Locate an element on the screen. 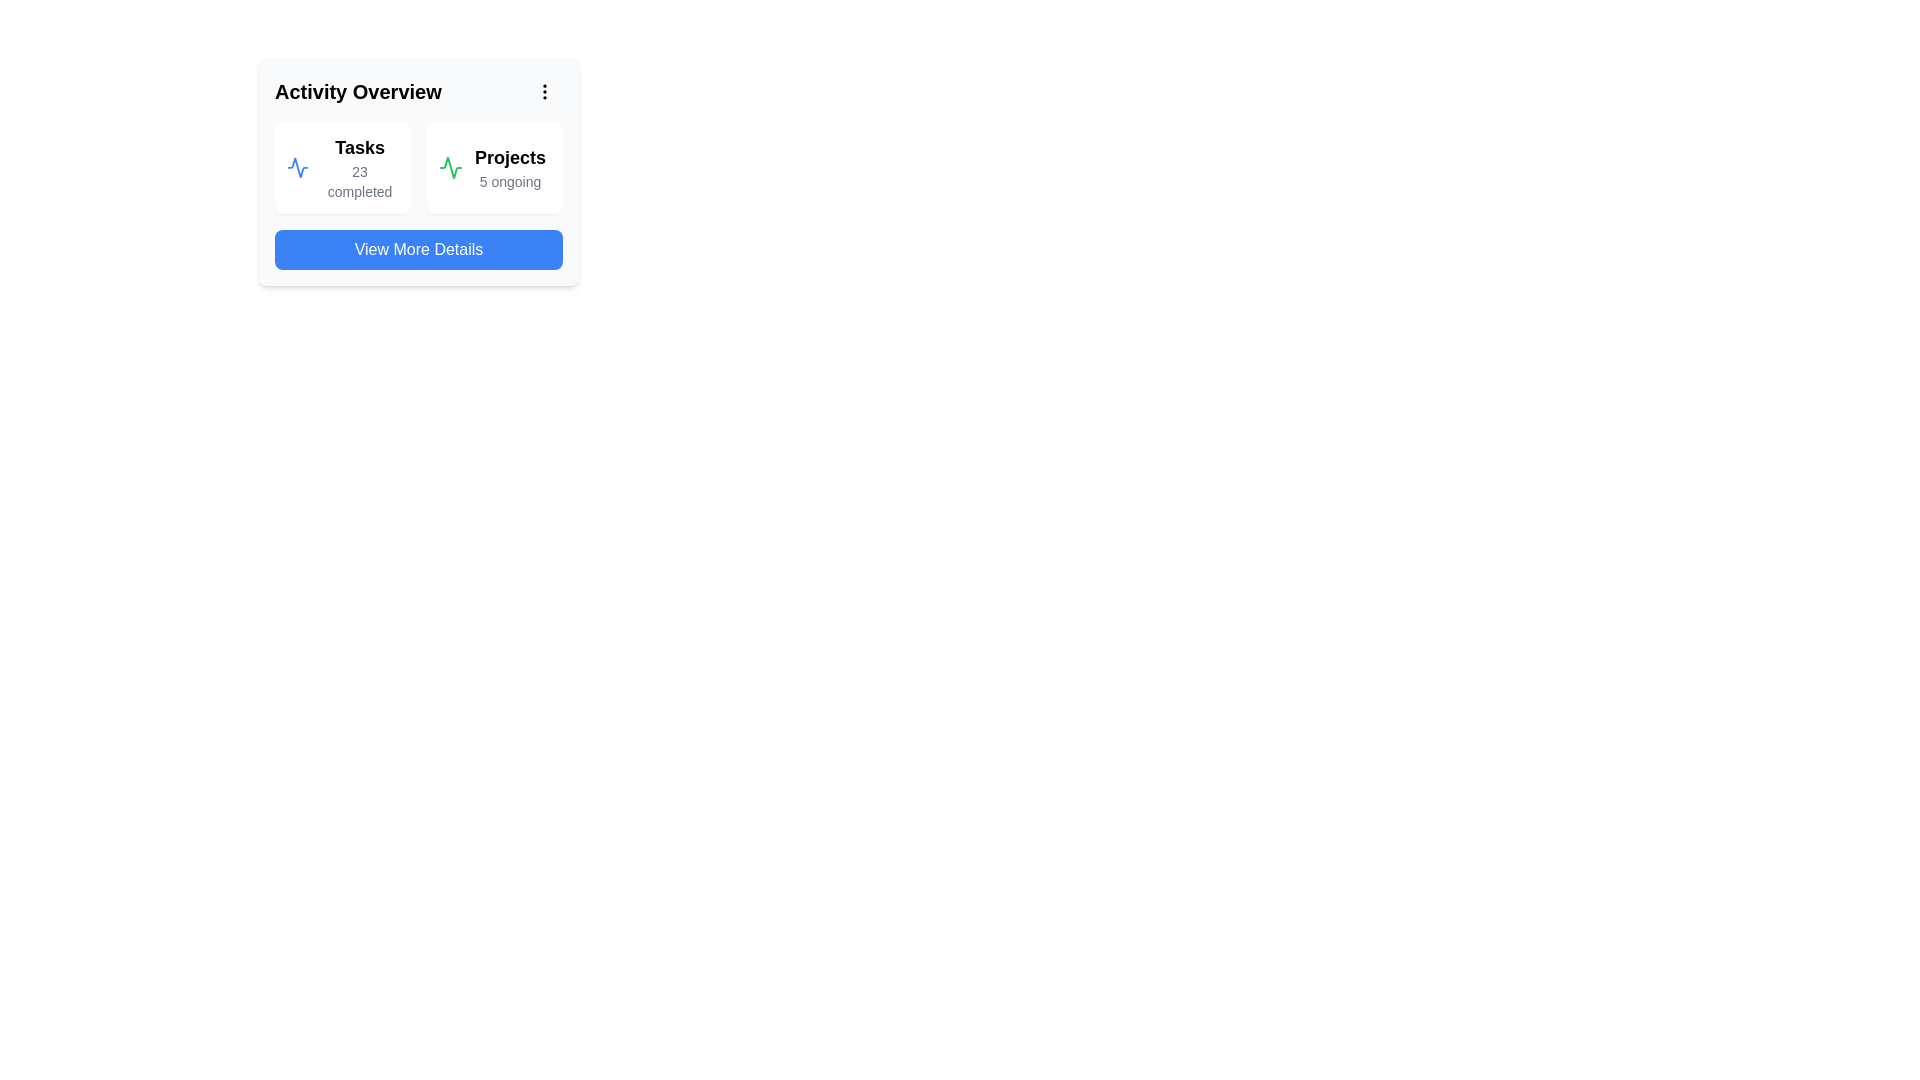  the 'Projects' text label, which is styled with a bold font and is located in the rightmost card of the 'Activity Overview' section, above the smaller text '5 ongoing' is located at coordinates (510, 157).